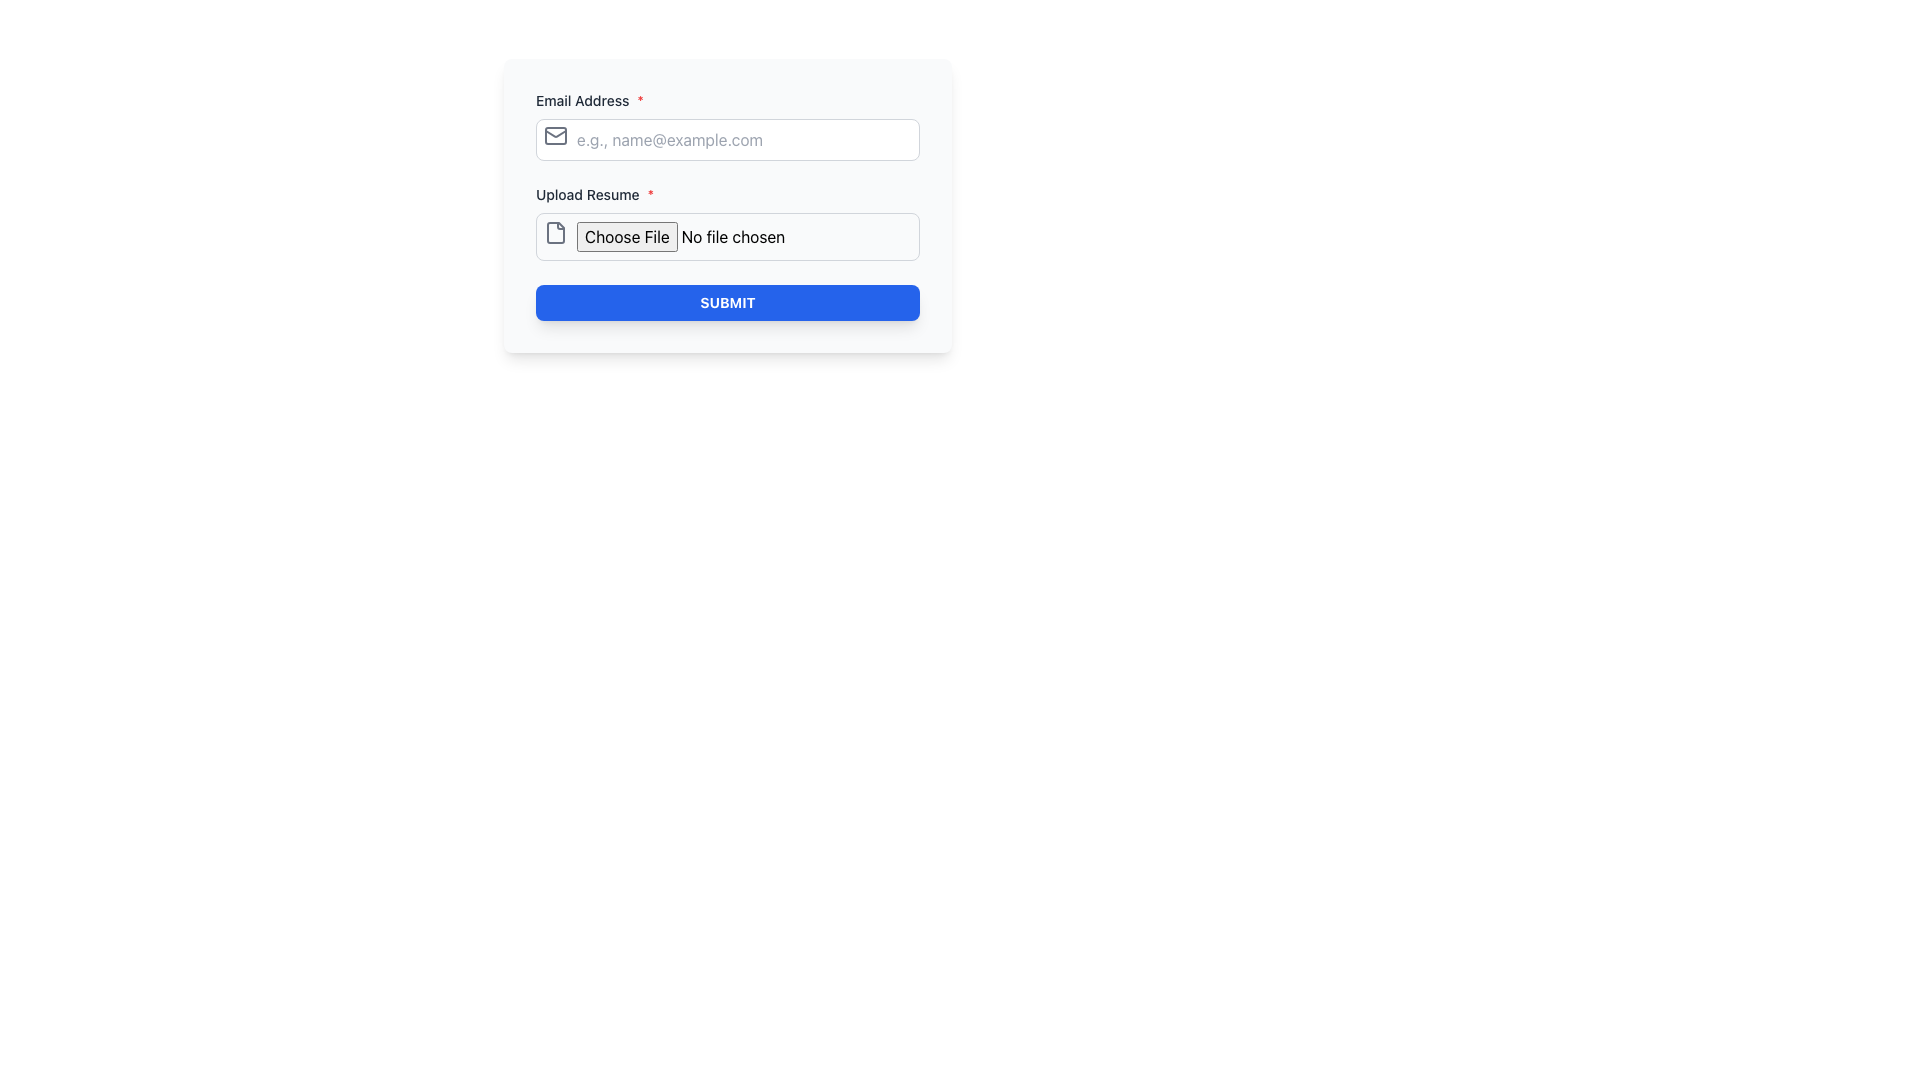  What do you see at coordinates (727, 231) in the screenshot?
I see `the File upload input field located directly below the 'Upload Resume*' text label` at bounding box center [727, 231].